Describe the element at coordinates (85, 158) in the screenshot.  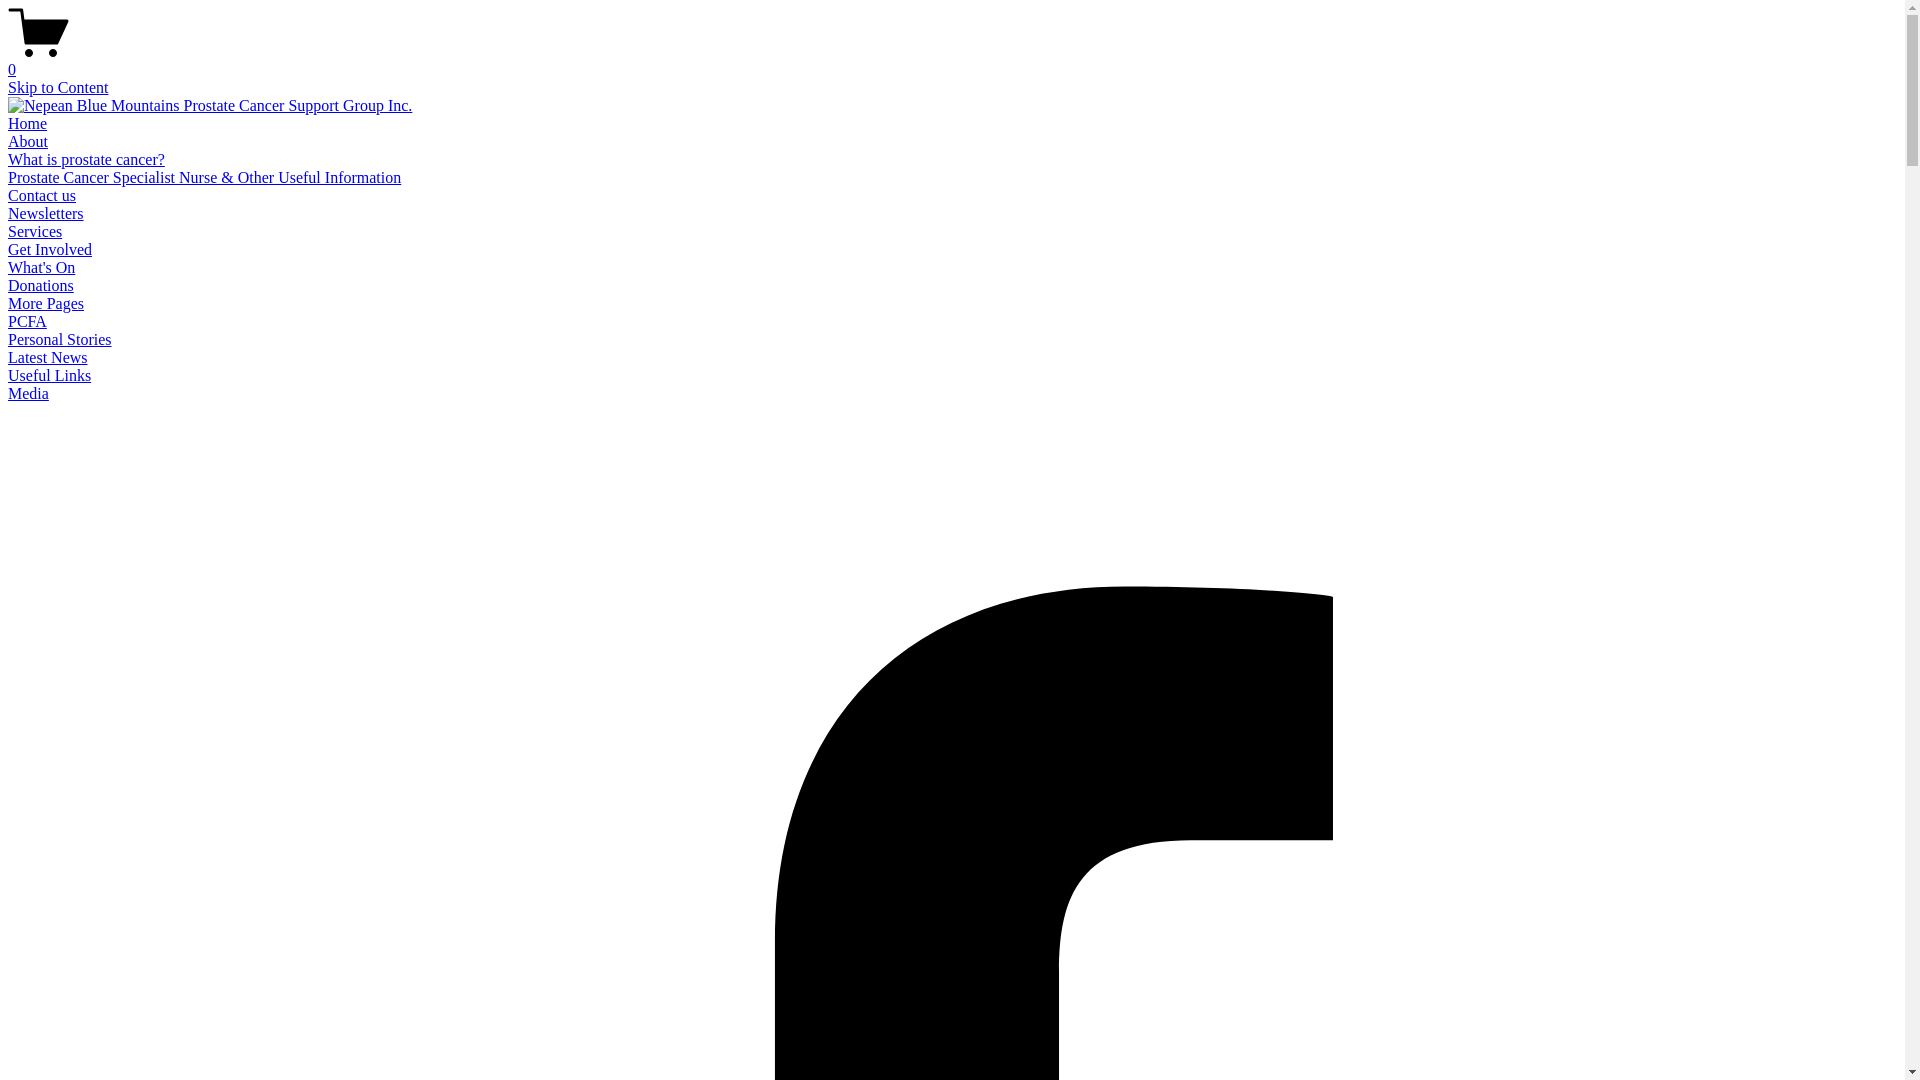
I see `'What is prostate cancer?'` at that location.